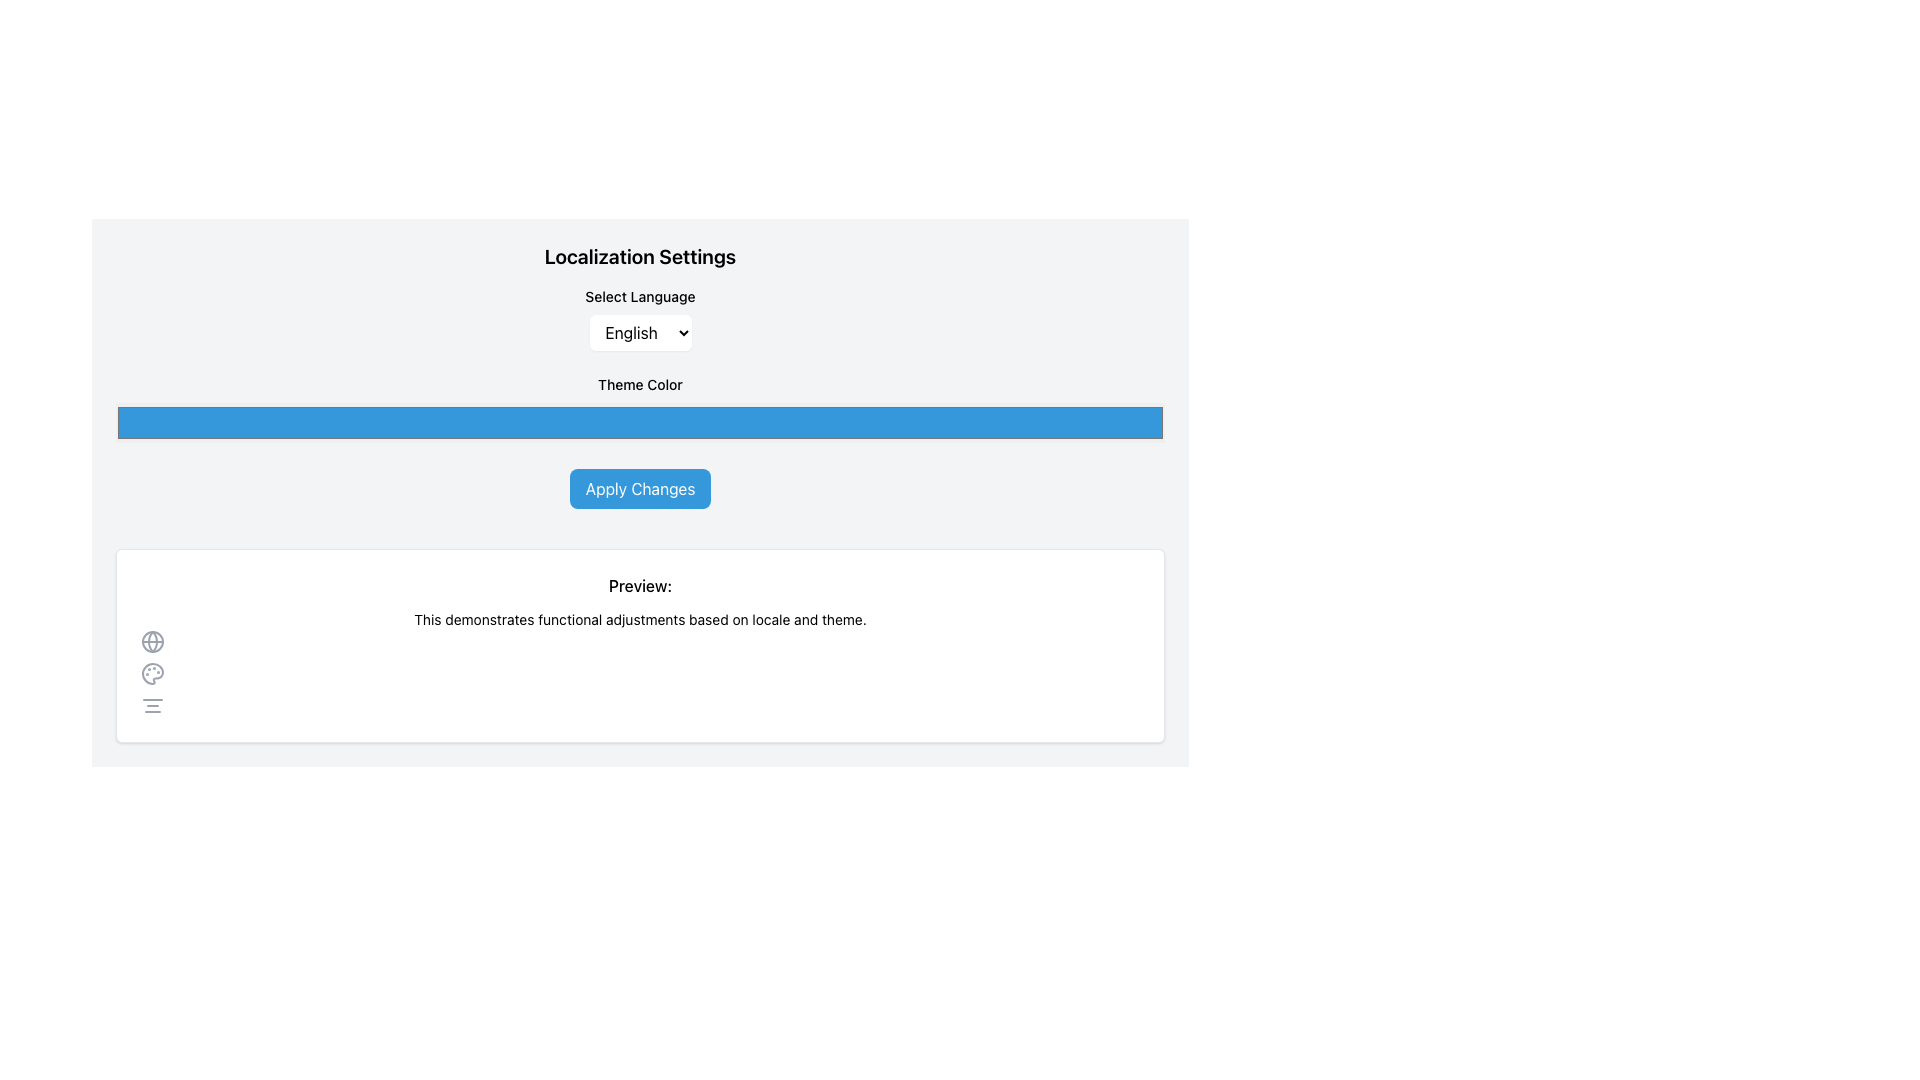 This screenshot has height=1080, width=1920. What do you see at coordinates (152, 641) in the screenshot?
I see `the decorative SVG Circle that forms the outer circular boundary of the globe icon located in the left section of the card component` at bounding box center [152, 641].